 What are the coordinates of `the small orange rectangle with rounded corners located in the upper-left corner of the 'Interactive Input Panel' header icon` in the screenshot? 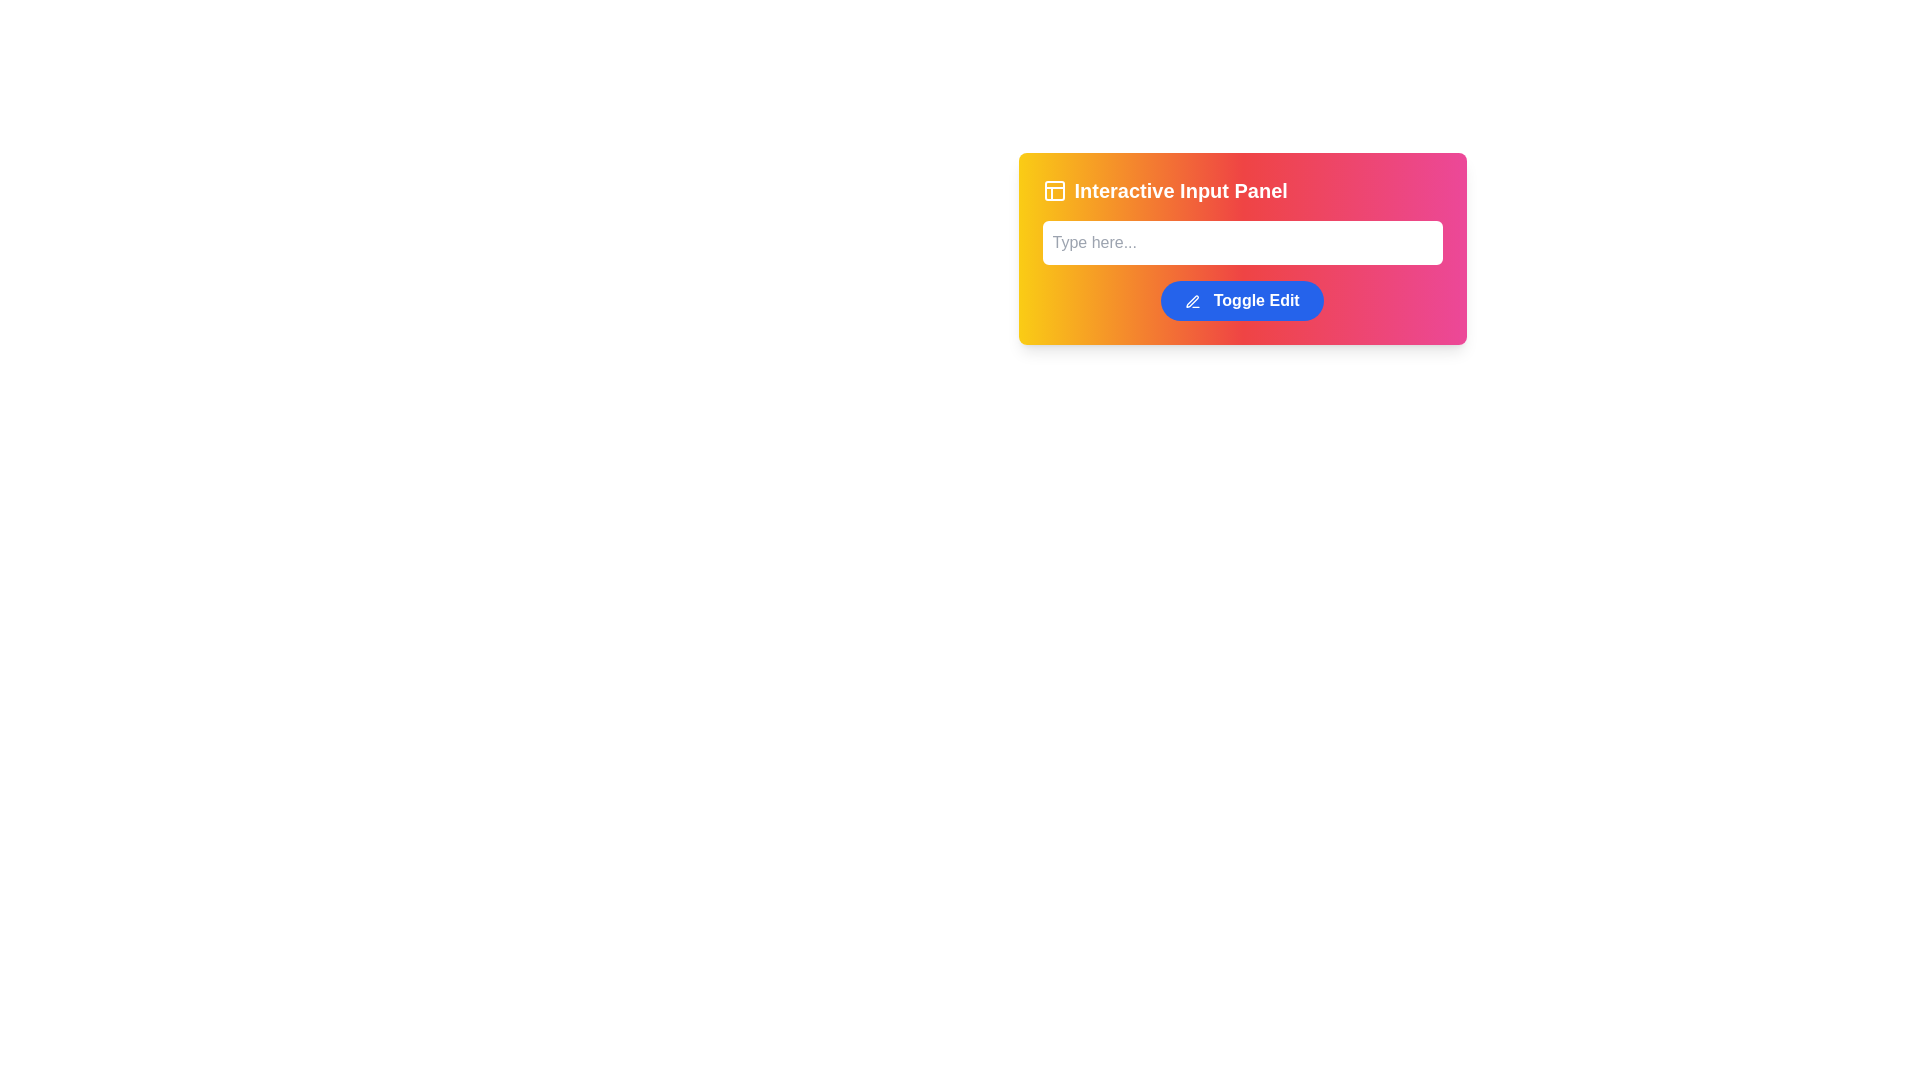 It's located at (1053, 191).